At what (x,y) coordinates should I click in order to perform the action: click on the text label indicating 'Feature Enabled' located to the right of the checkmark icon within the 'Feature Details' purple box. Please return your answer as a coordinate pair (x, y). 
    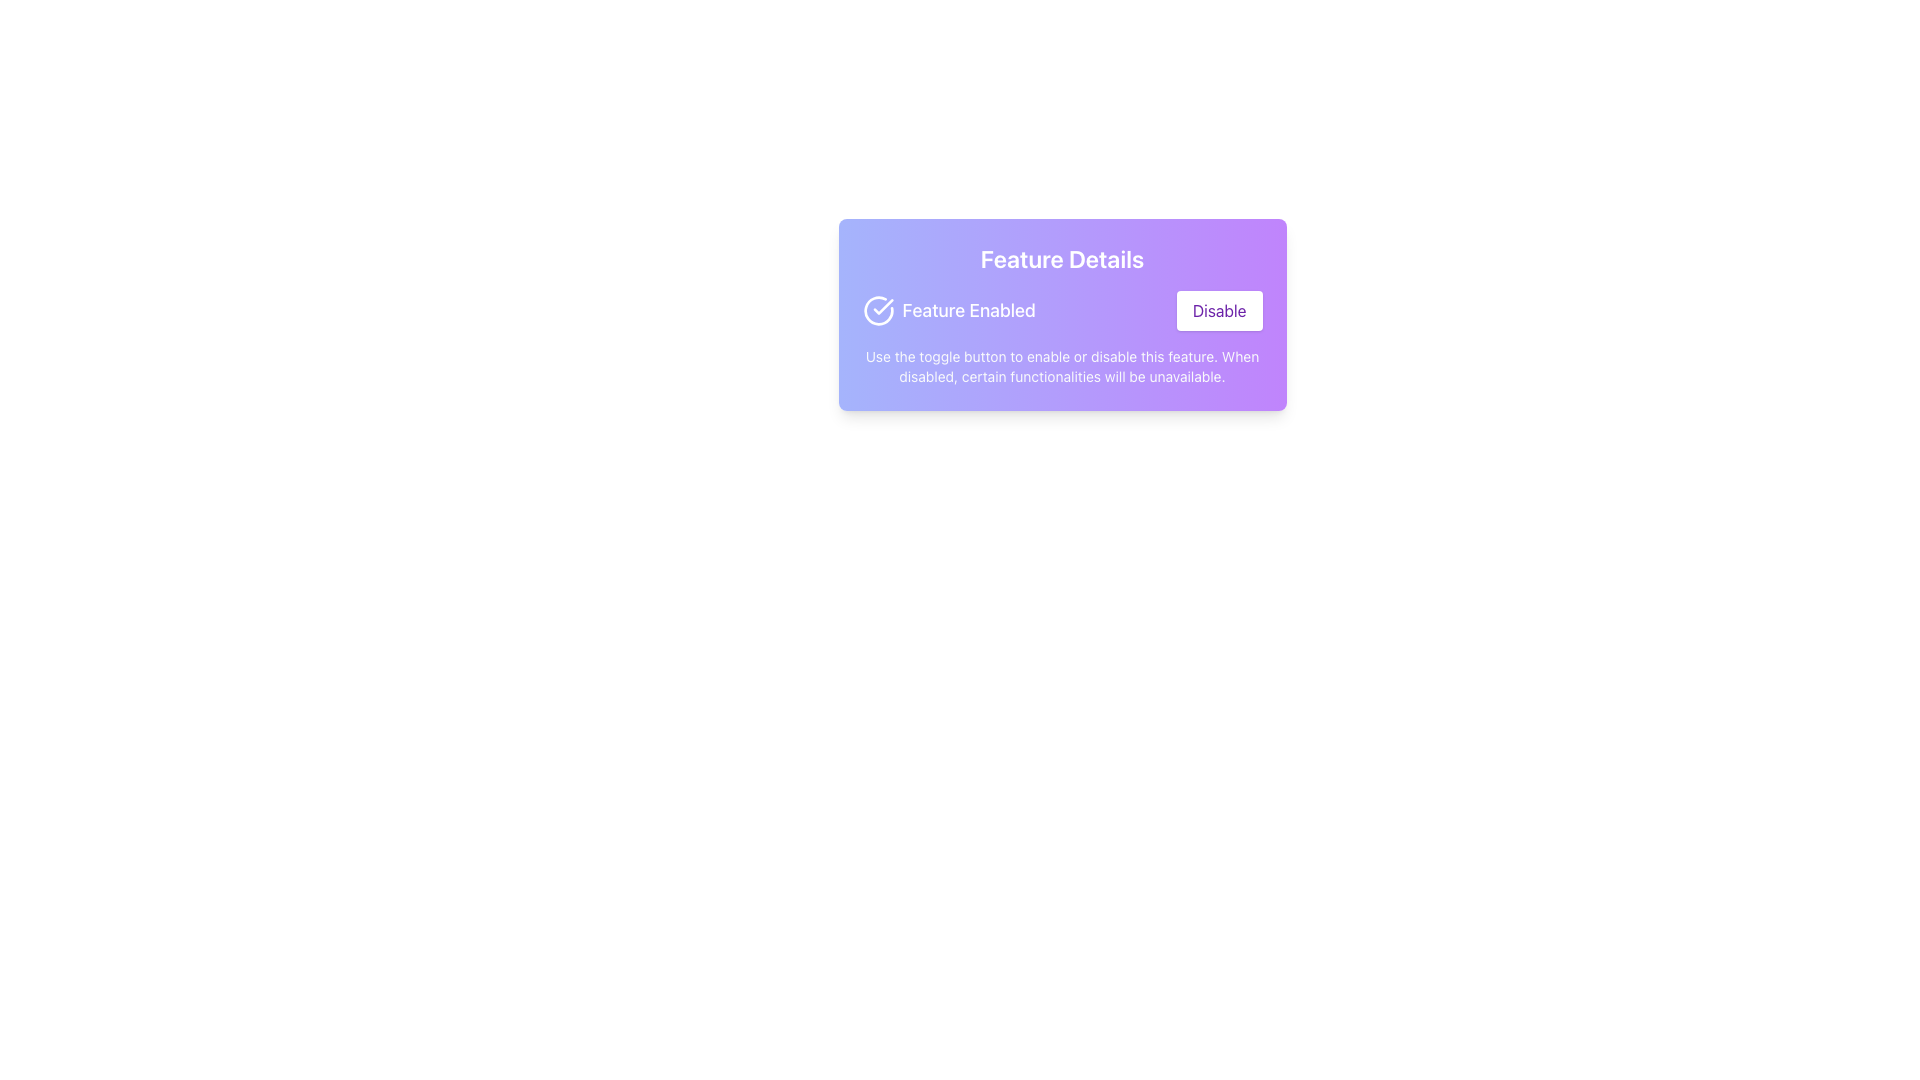
    Looking at the image, I should click on (969, 311).